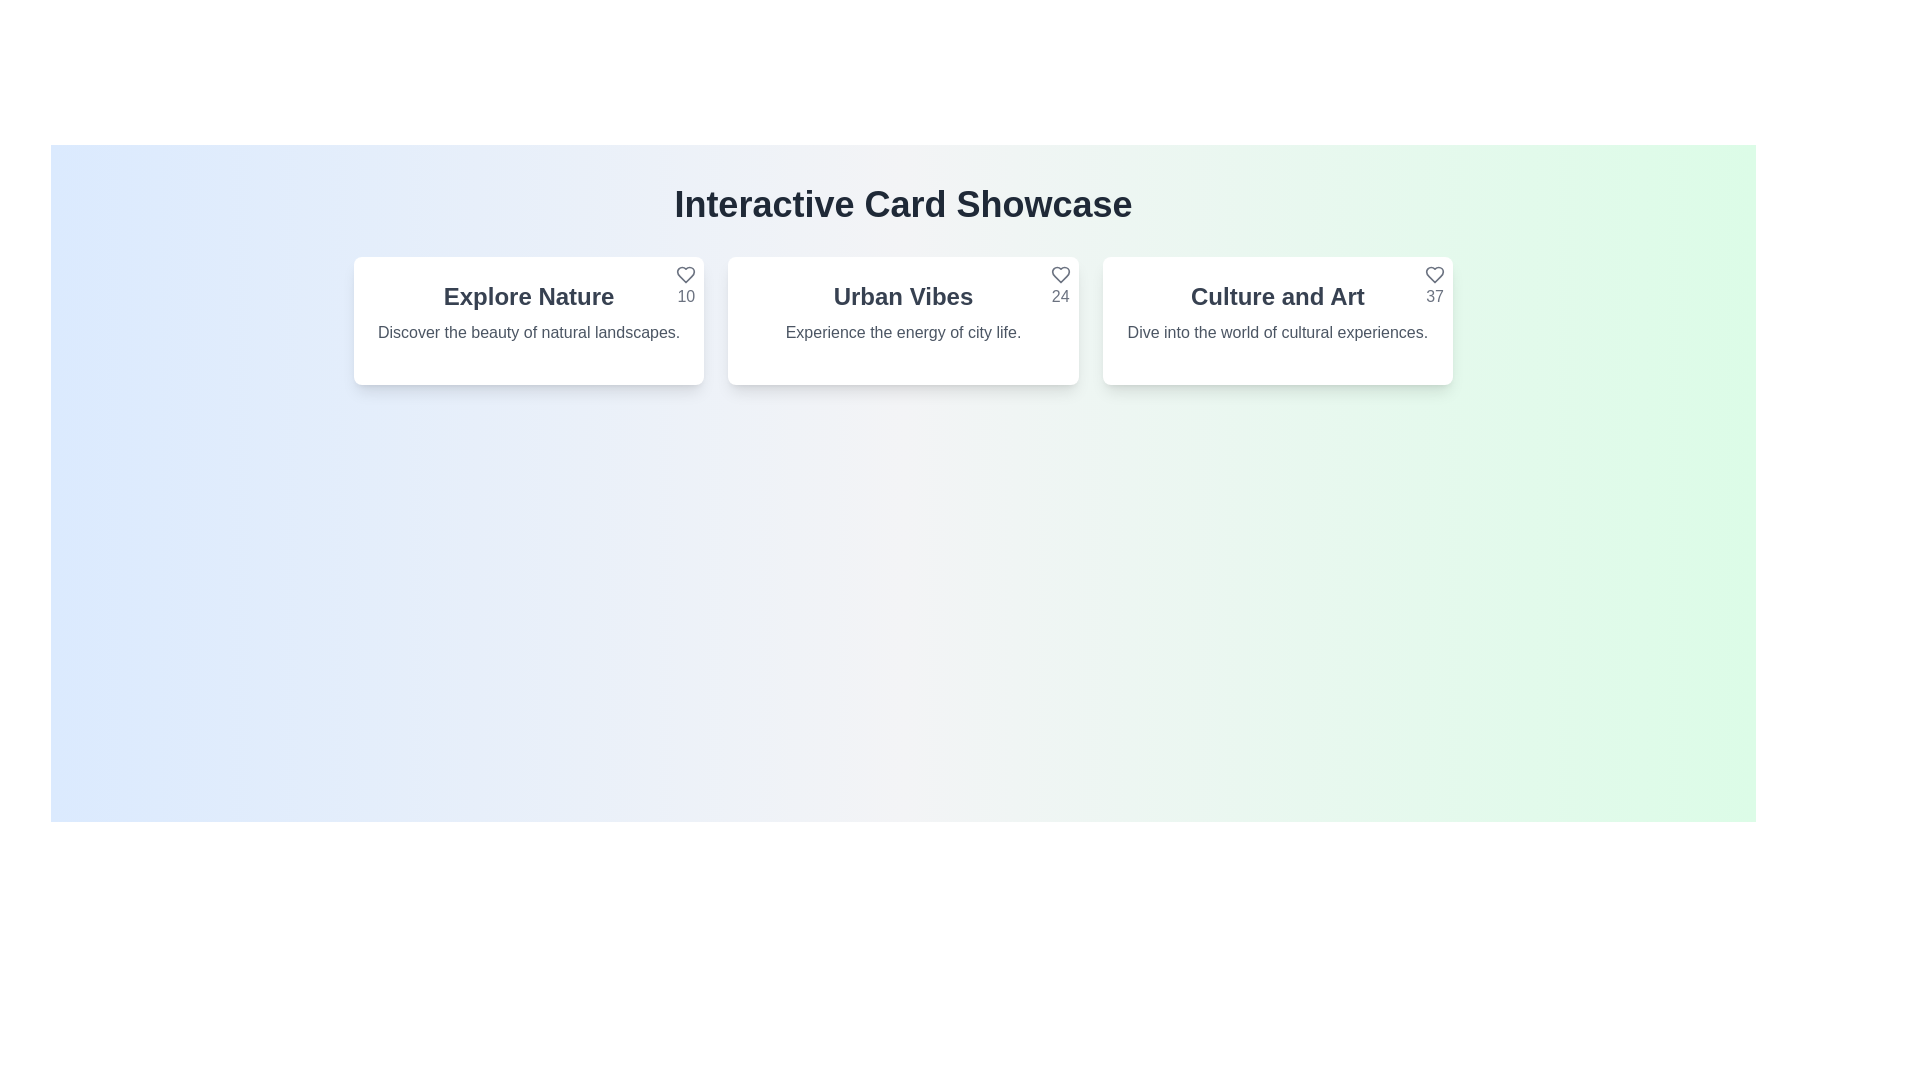 This screenshot has width=1920, height=1080. I want to click on the interactive numerical display with an icon representing the 'like' or 'favorites' counter located at the top-right corner of the 'Urban Vibes' card, so click(1059, 286).